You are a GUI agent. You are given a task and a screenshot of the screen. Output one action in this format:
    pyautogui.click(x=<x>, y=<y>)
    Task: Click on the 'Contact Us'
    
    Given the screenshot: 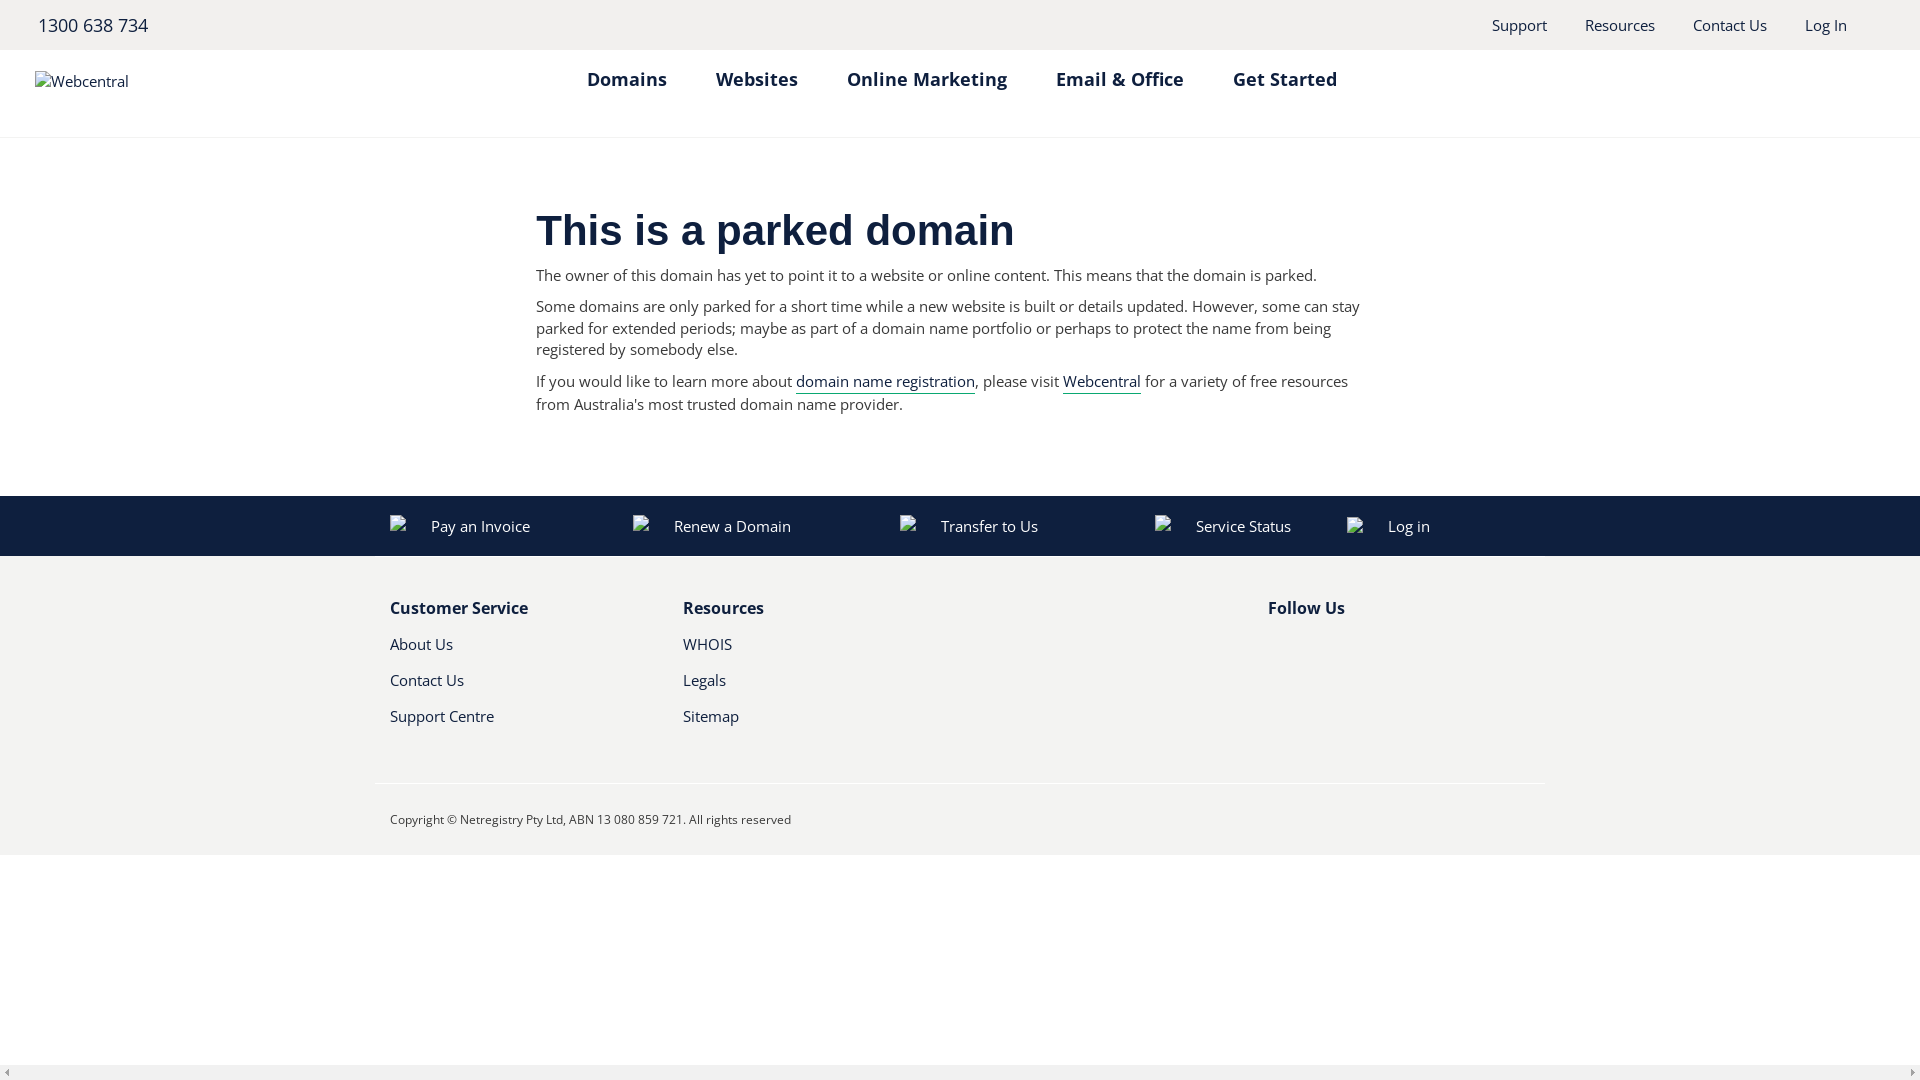 What is the action you would take?
    pyautogui.click(x=1728, y=24)
    